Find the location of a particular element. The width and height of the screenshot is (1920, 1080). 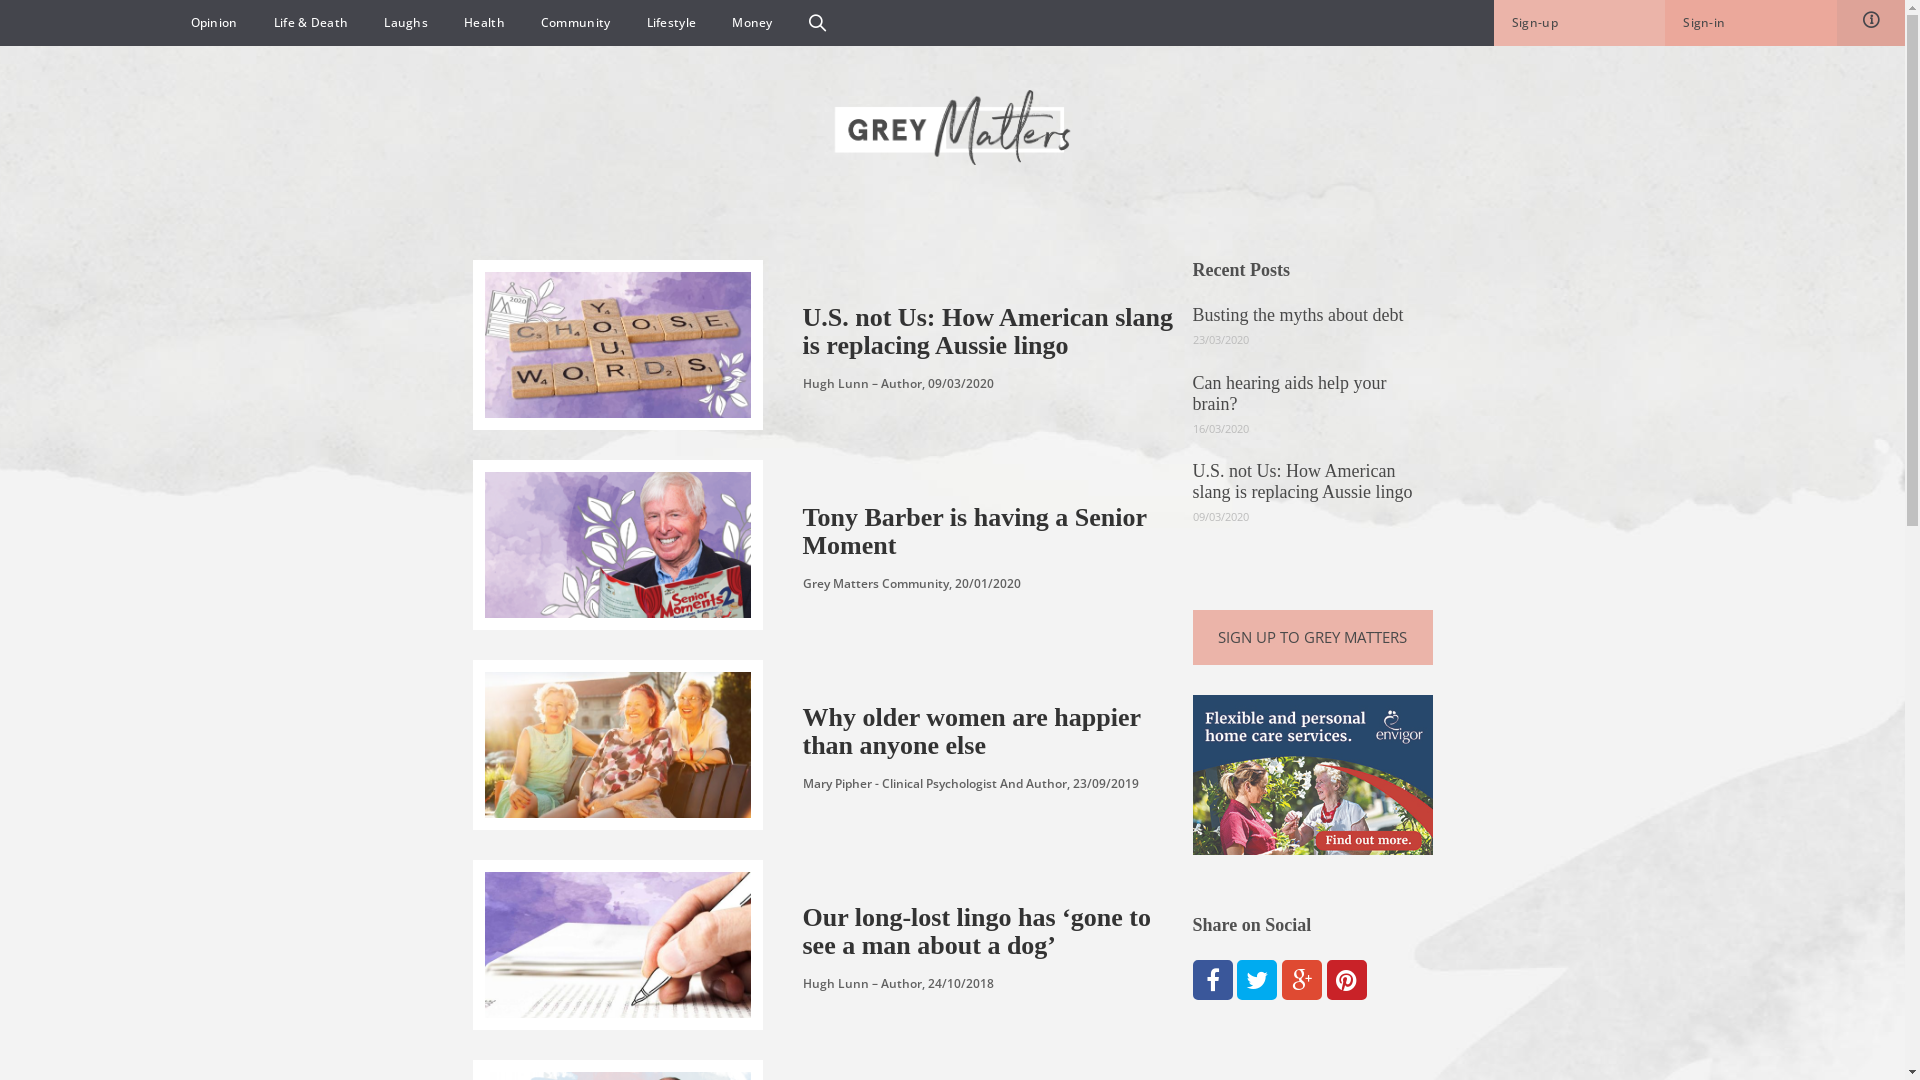

'Laughs' is located at coordinates (405, 23).